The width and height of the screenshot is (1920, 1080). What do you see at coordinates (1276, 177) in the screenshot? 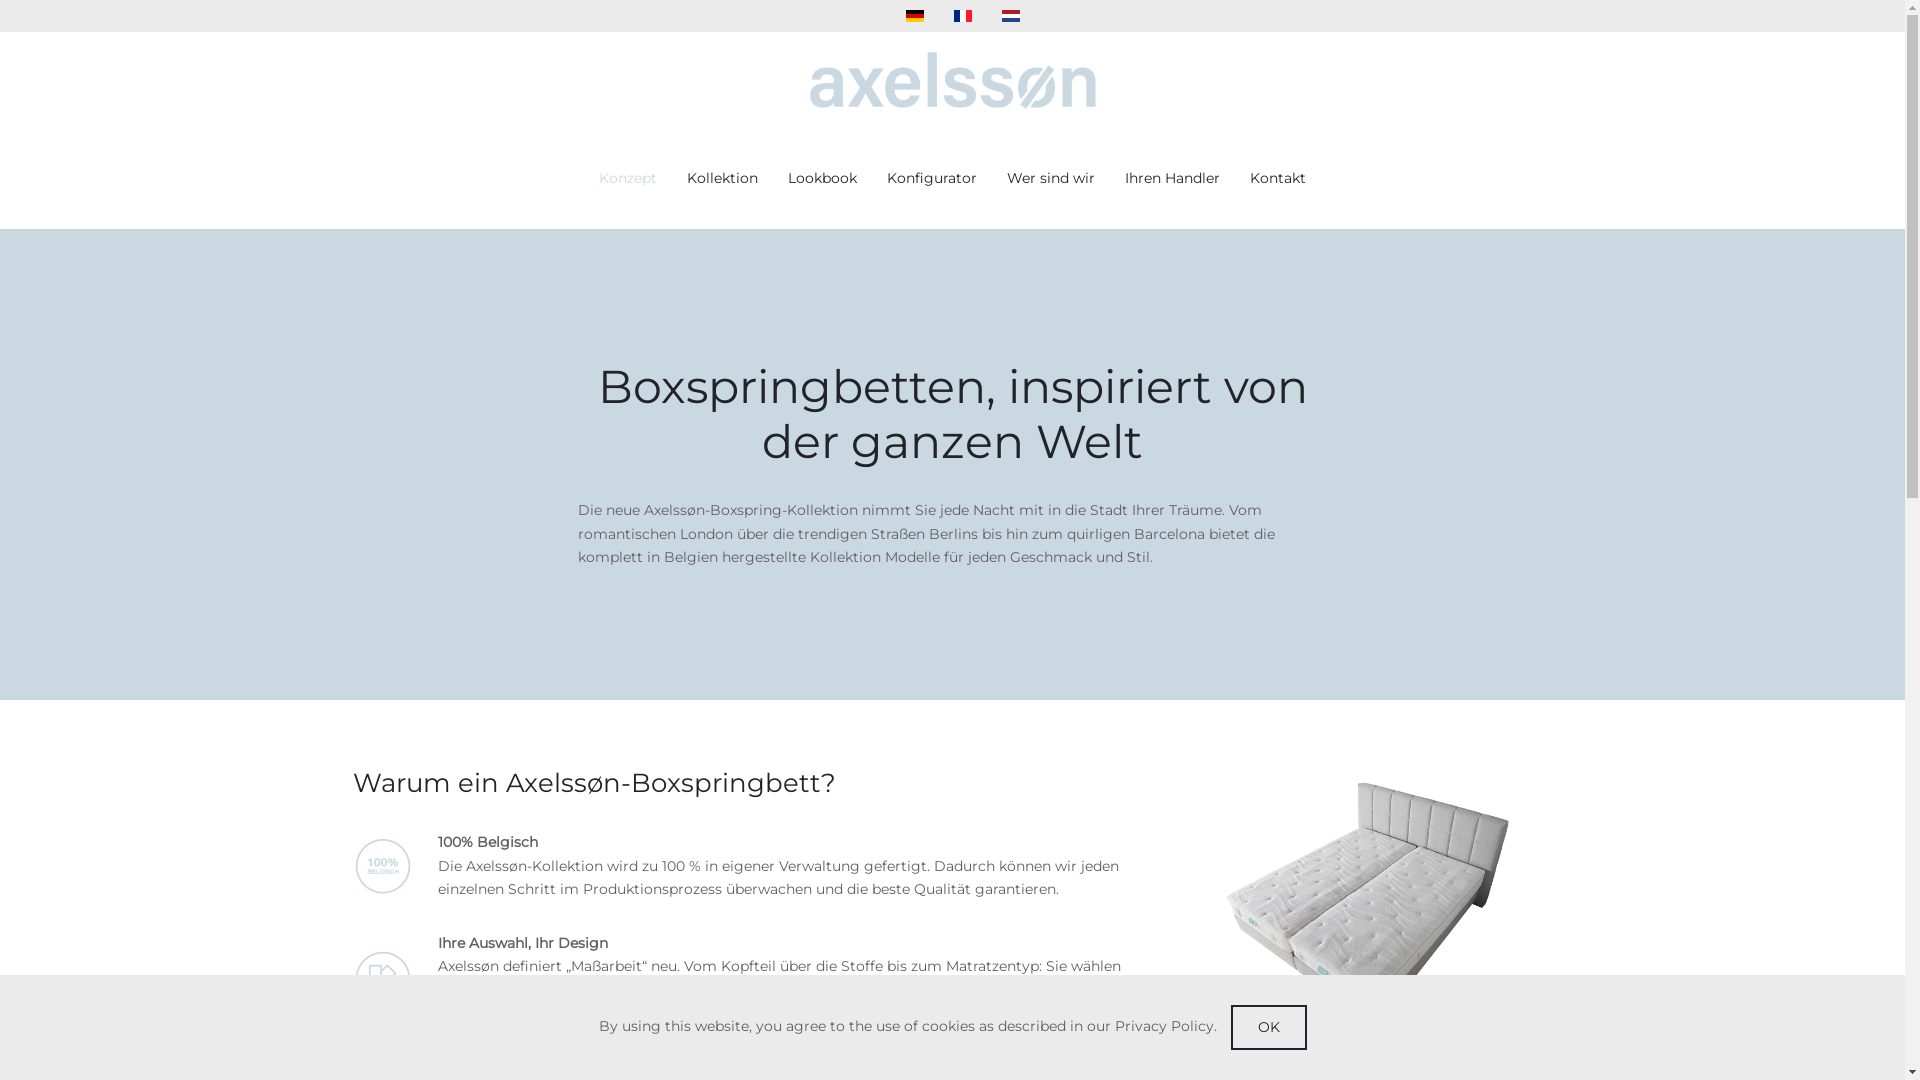
I see `'Kontakt'` at bounding box center [1276, 177].